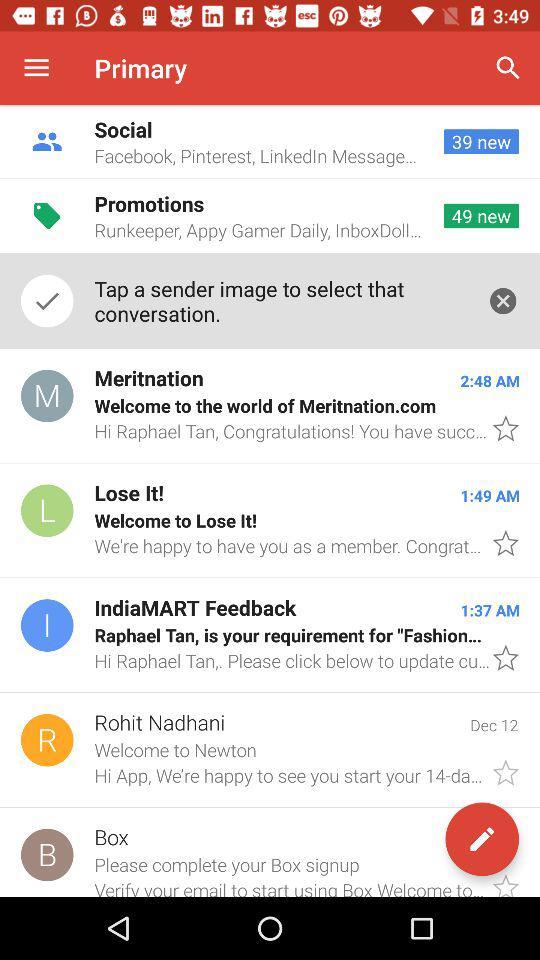 The image size is (540, 960). I want to click on icon next to the tap a sender, so click(502, 301).